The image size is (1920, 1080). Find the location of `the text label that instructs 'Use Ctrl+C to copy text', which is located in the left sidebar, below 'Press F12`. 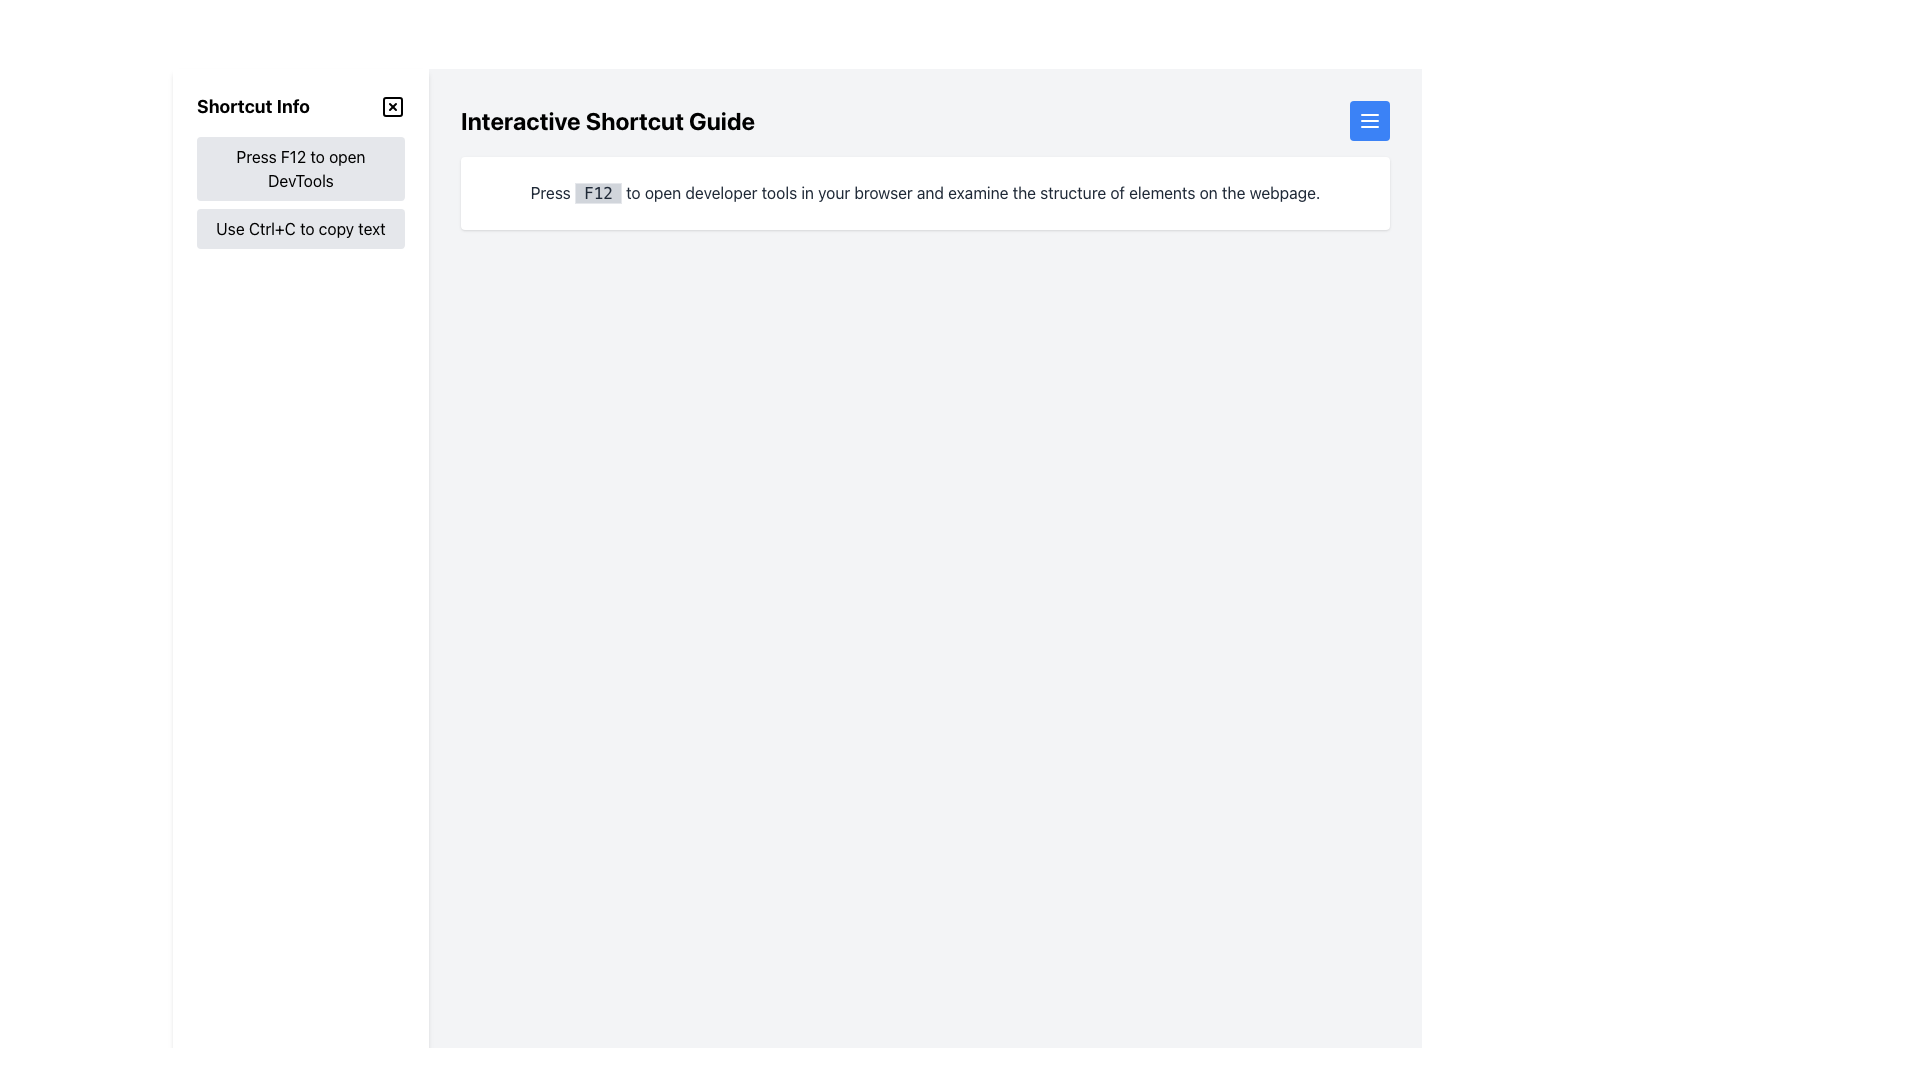

the text label that instructs 'Use Ctrl+C to copy text', which is located in the left sidebar, below 'Press F12 is located at coordinates (300, 227).